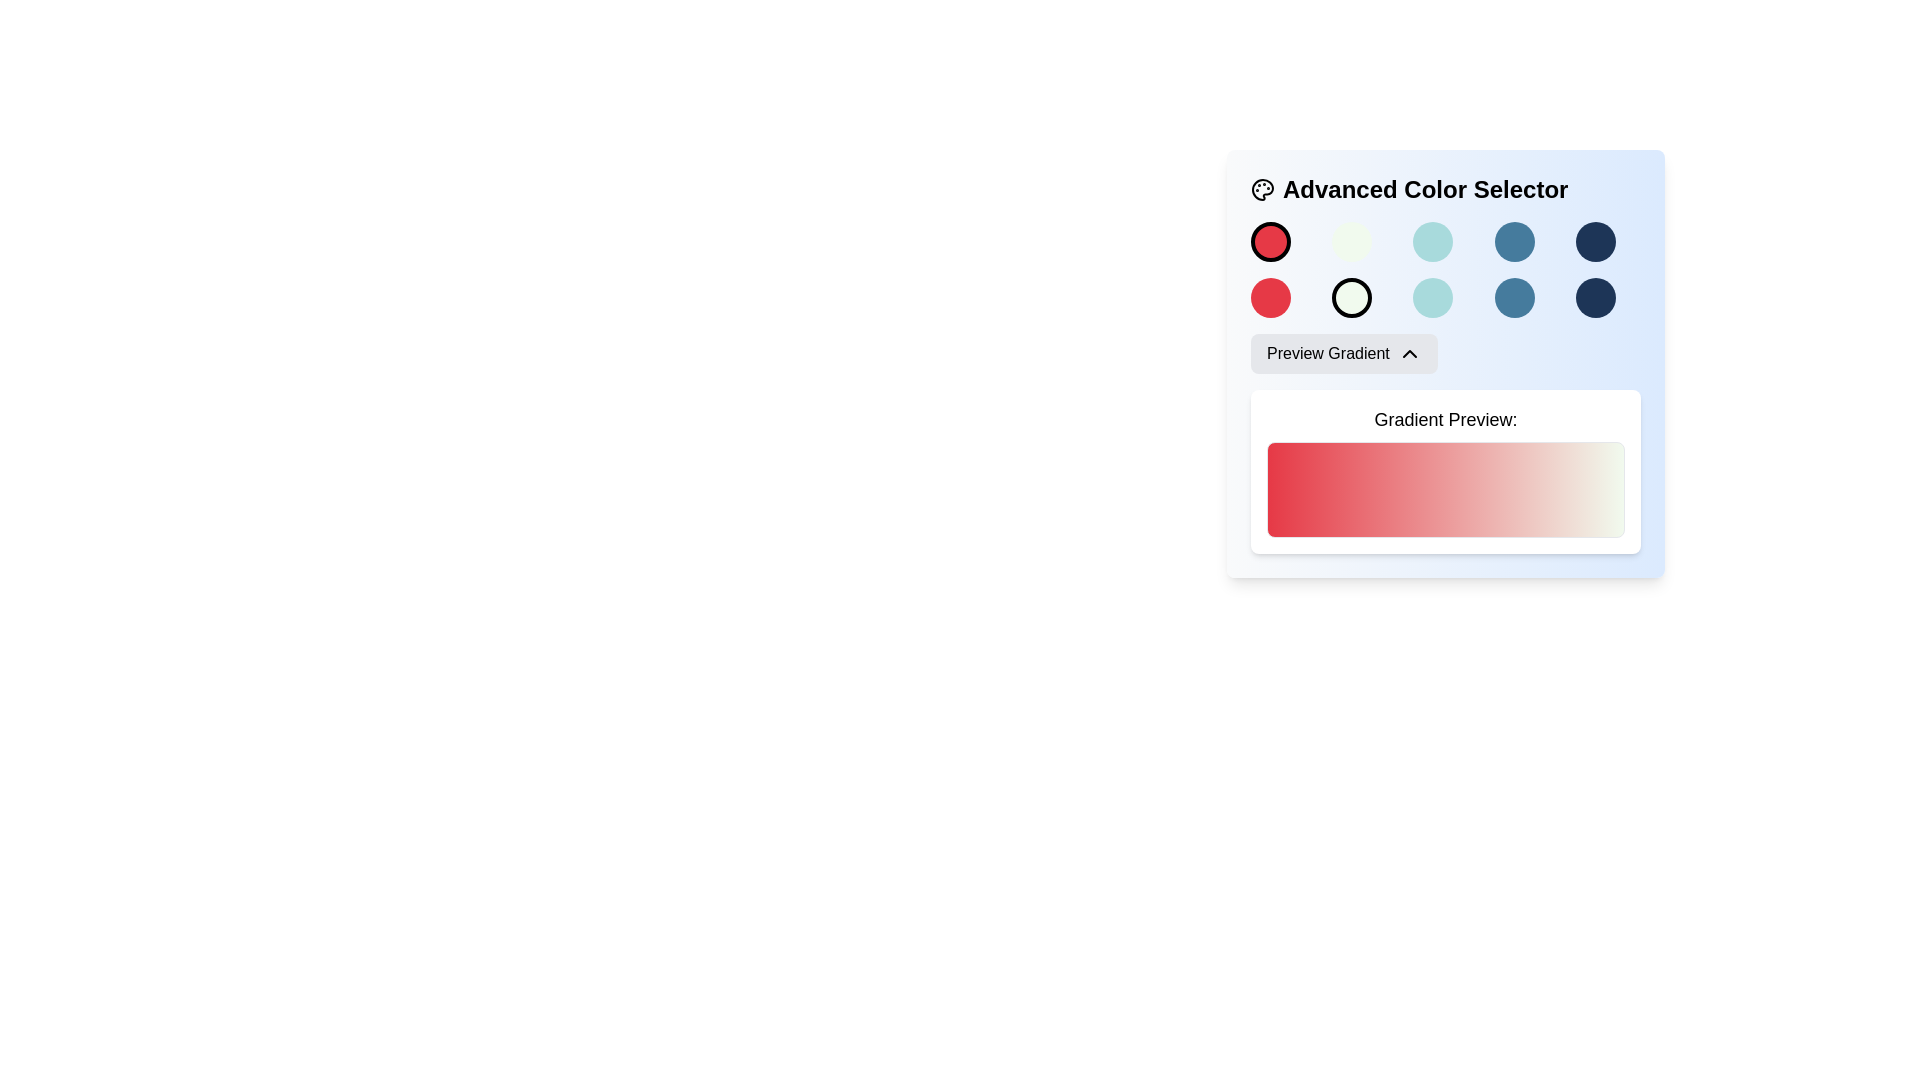 Image resolution: width=1920 pixels, height=1080 pixels. I want to click on the second circular color button with a pale greenish background in the top row of the grid, so click(1352, 241).